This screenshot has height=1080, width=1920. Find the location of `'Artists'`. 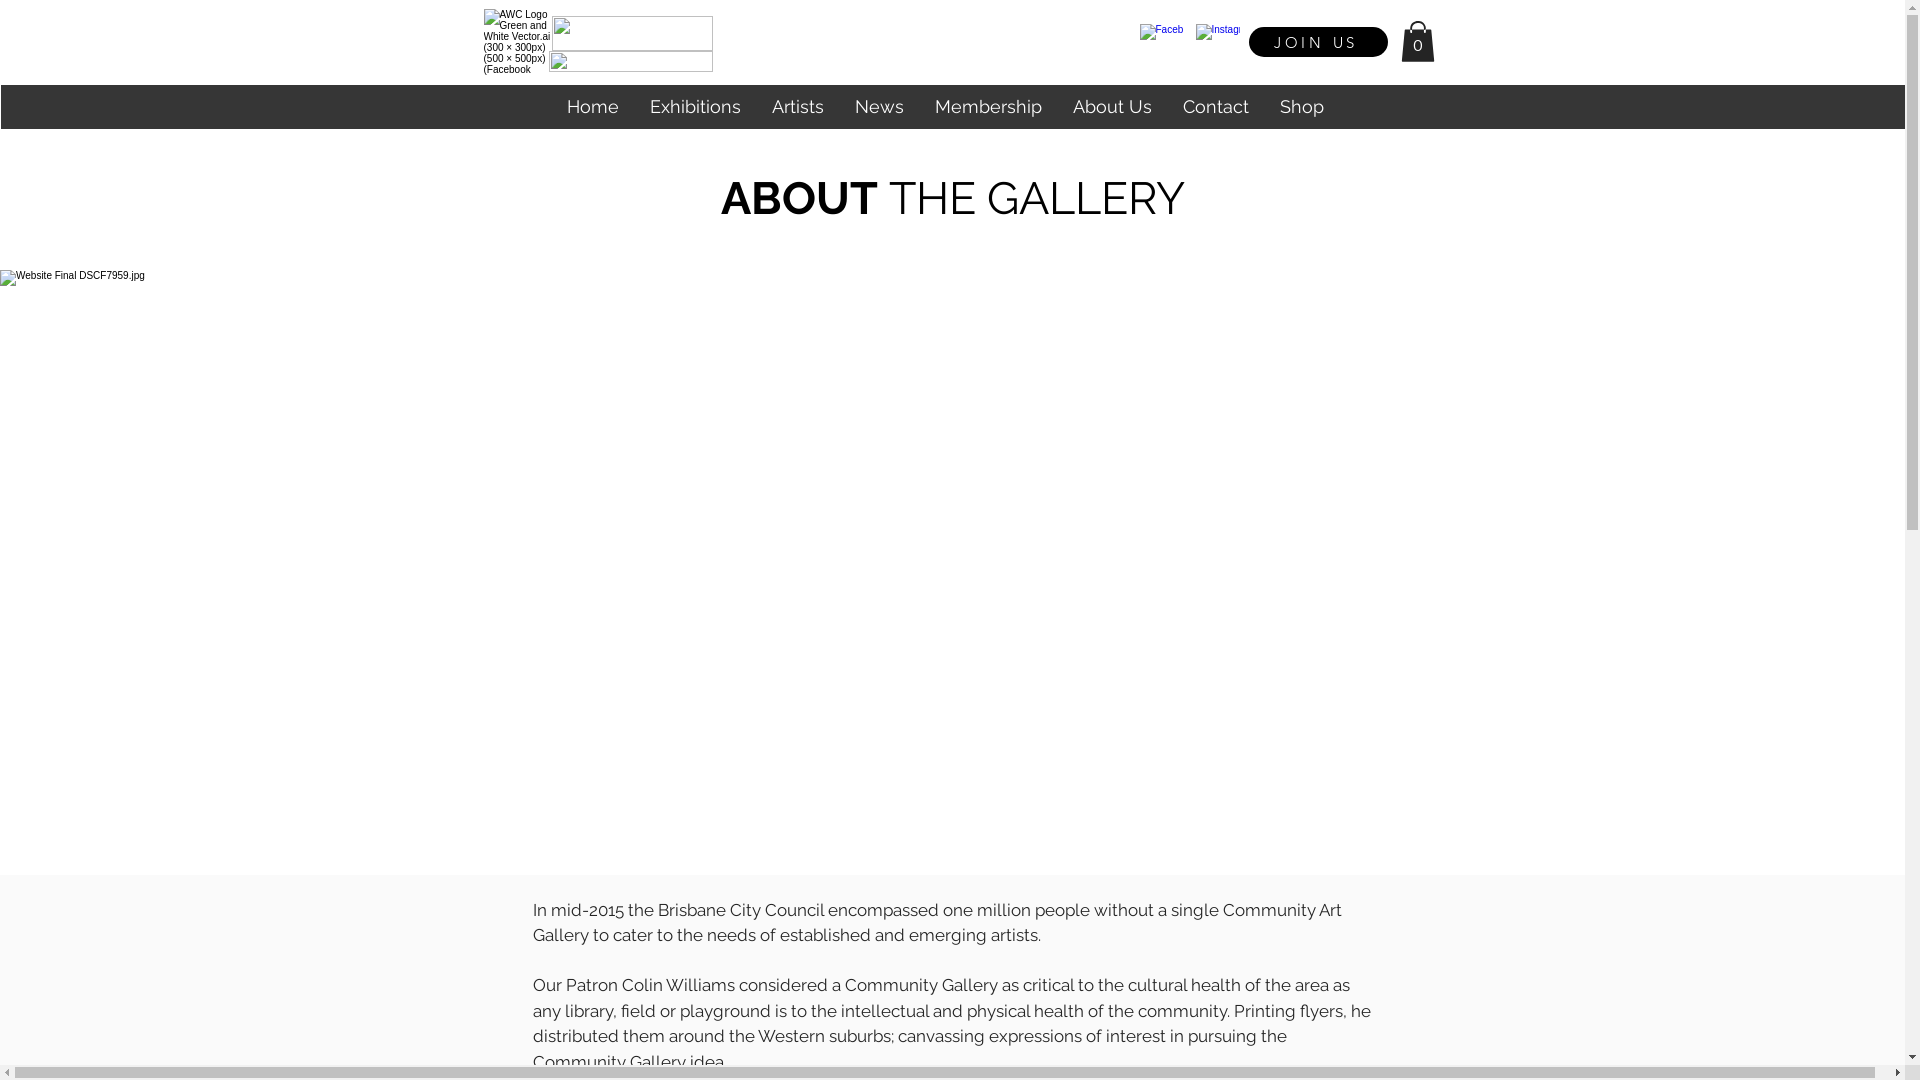

'Artists' is located at coordinates (796, 107).